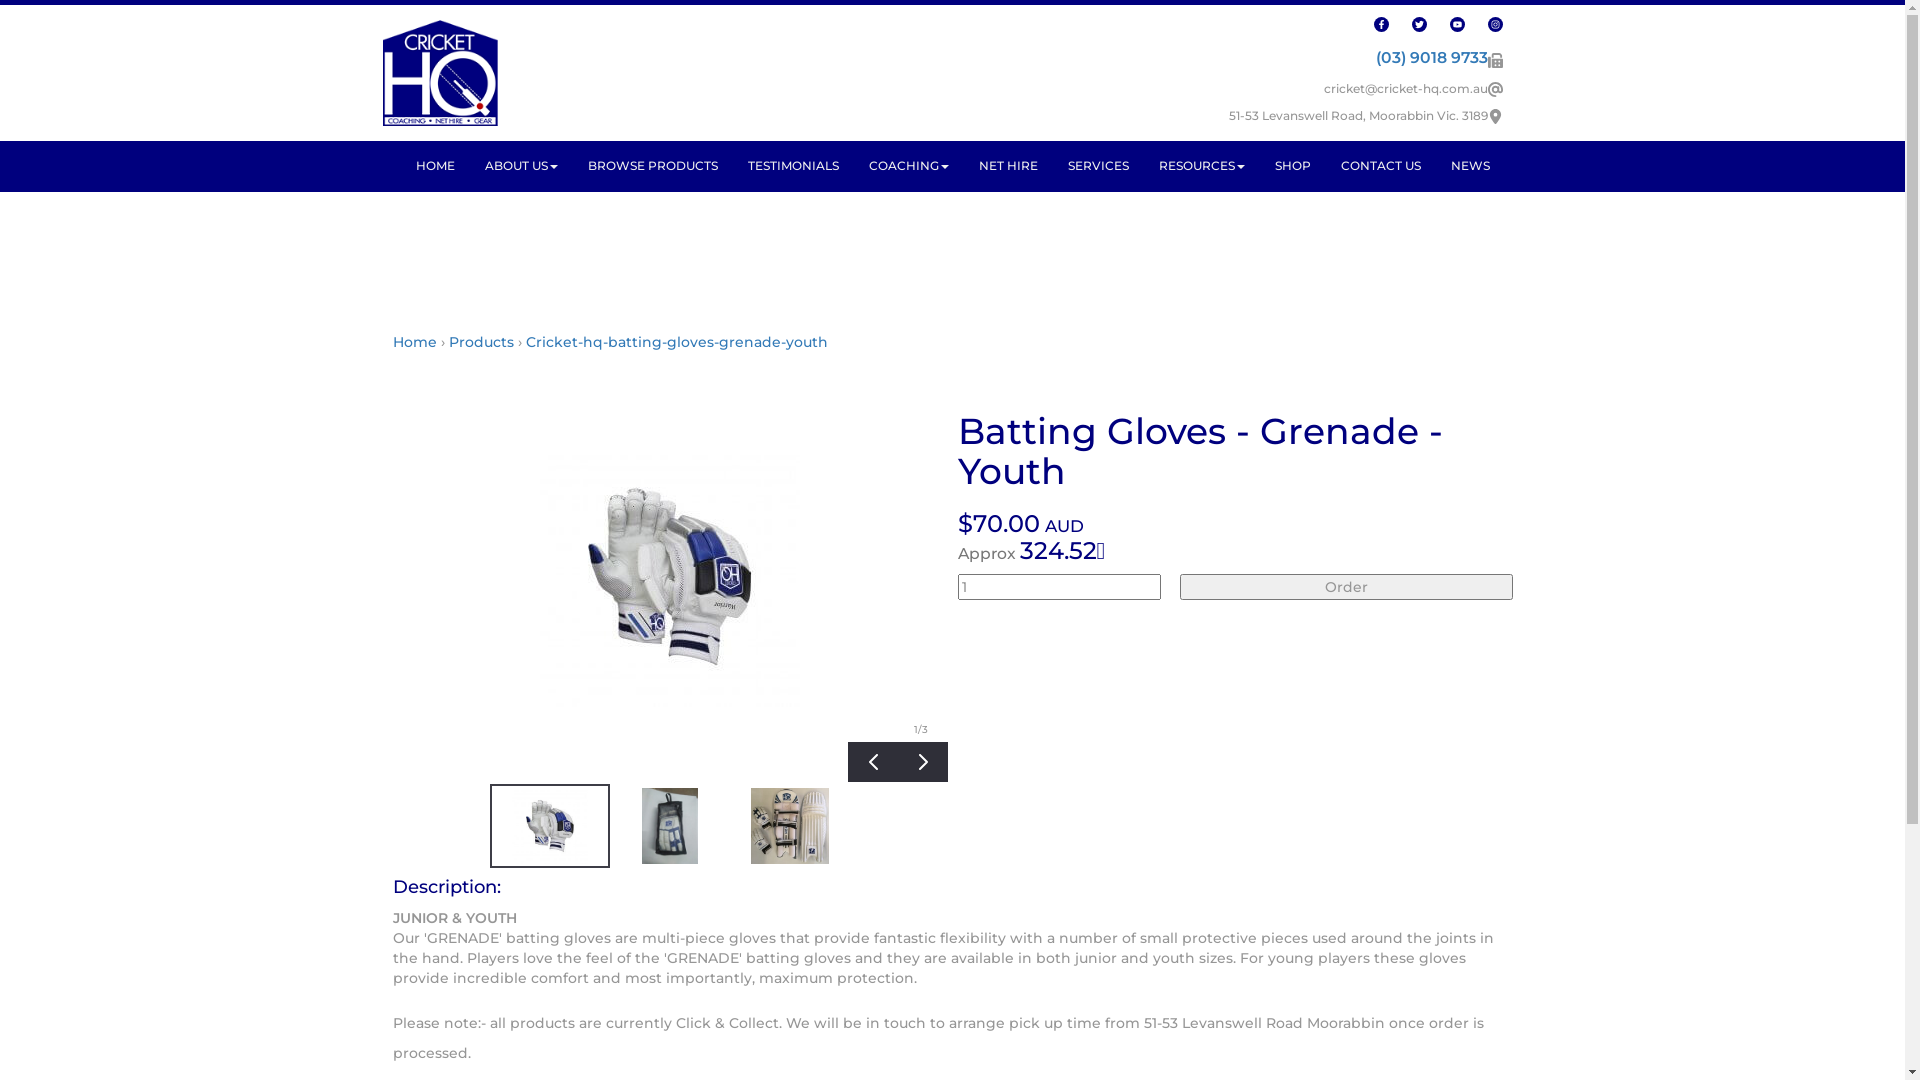  What do you see at coordinates (907, 164) in the screenshot?
I see `'COACHING'` at bounding box center [907, 164].